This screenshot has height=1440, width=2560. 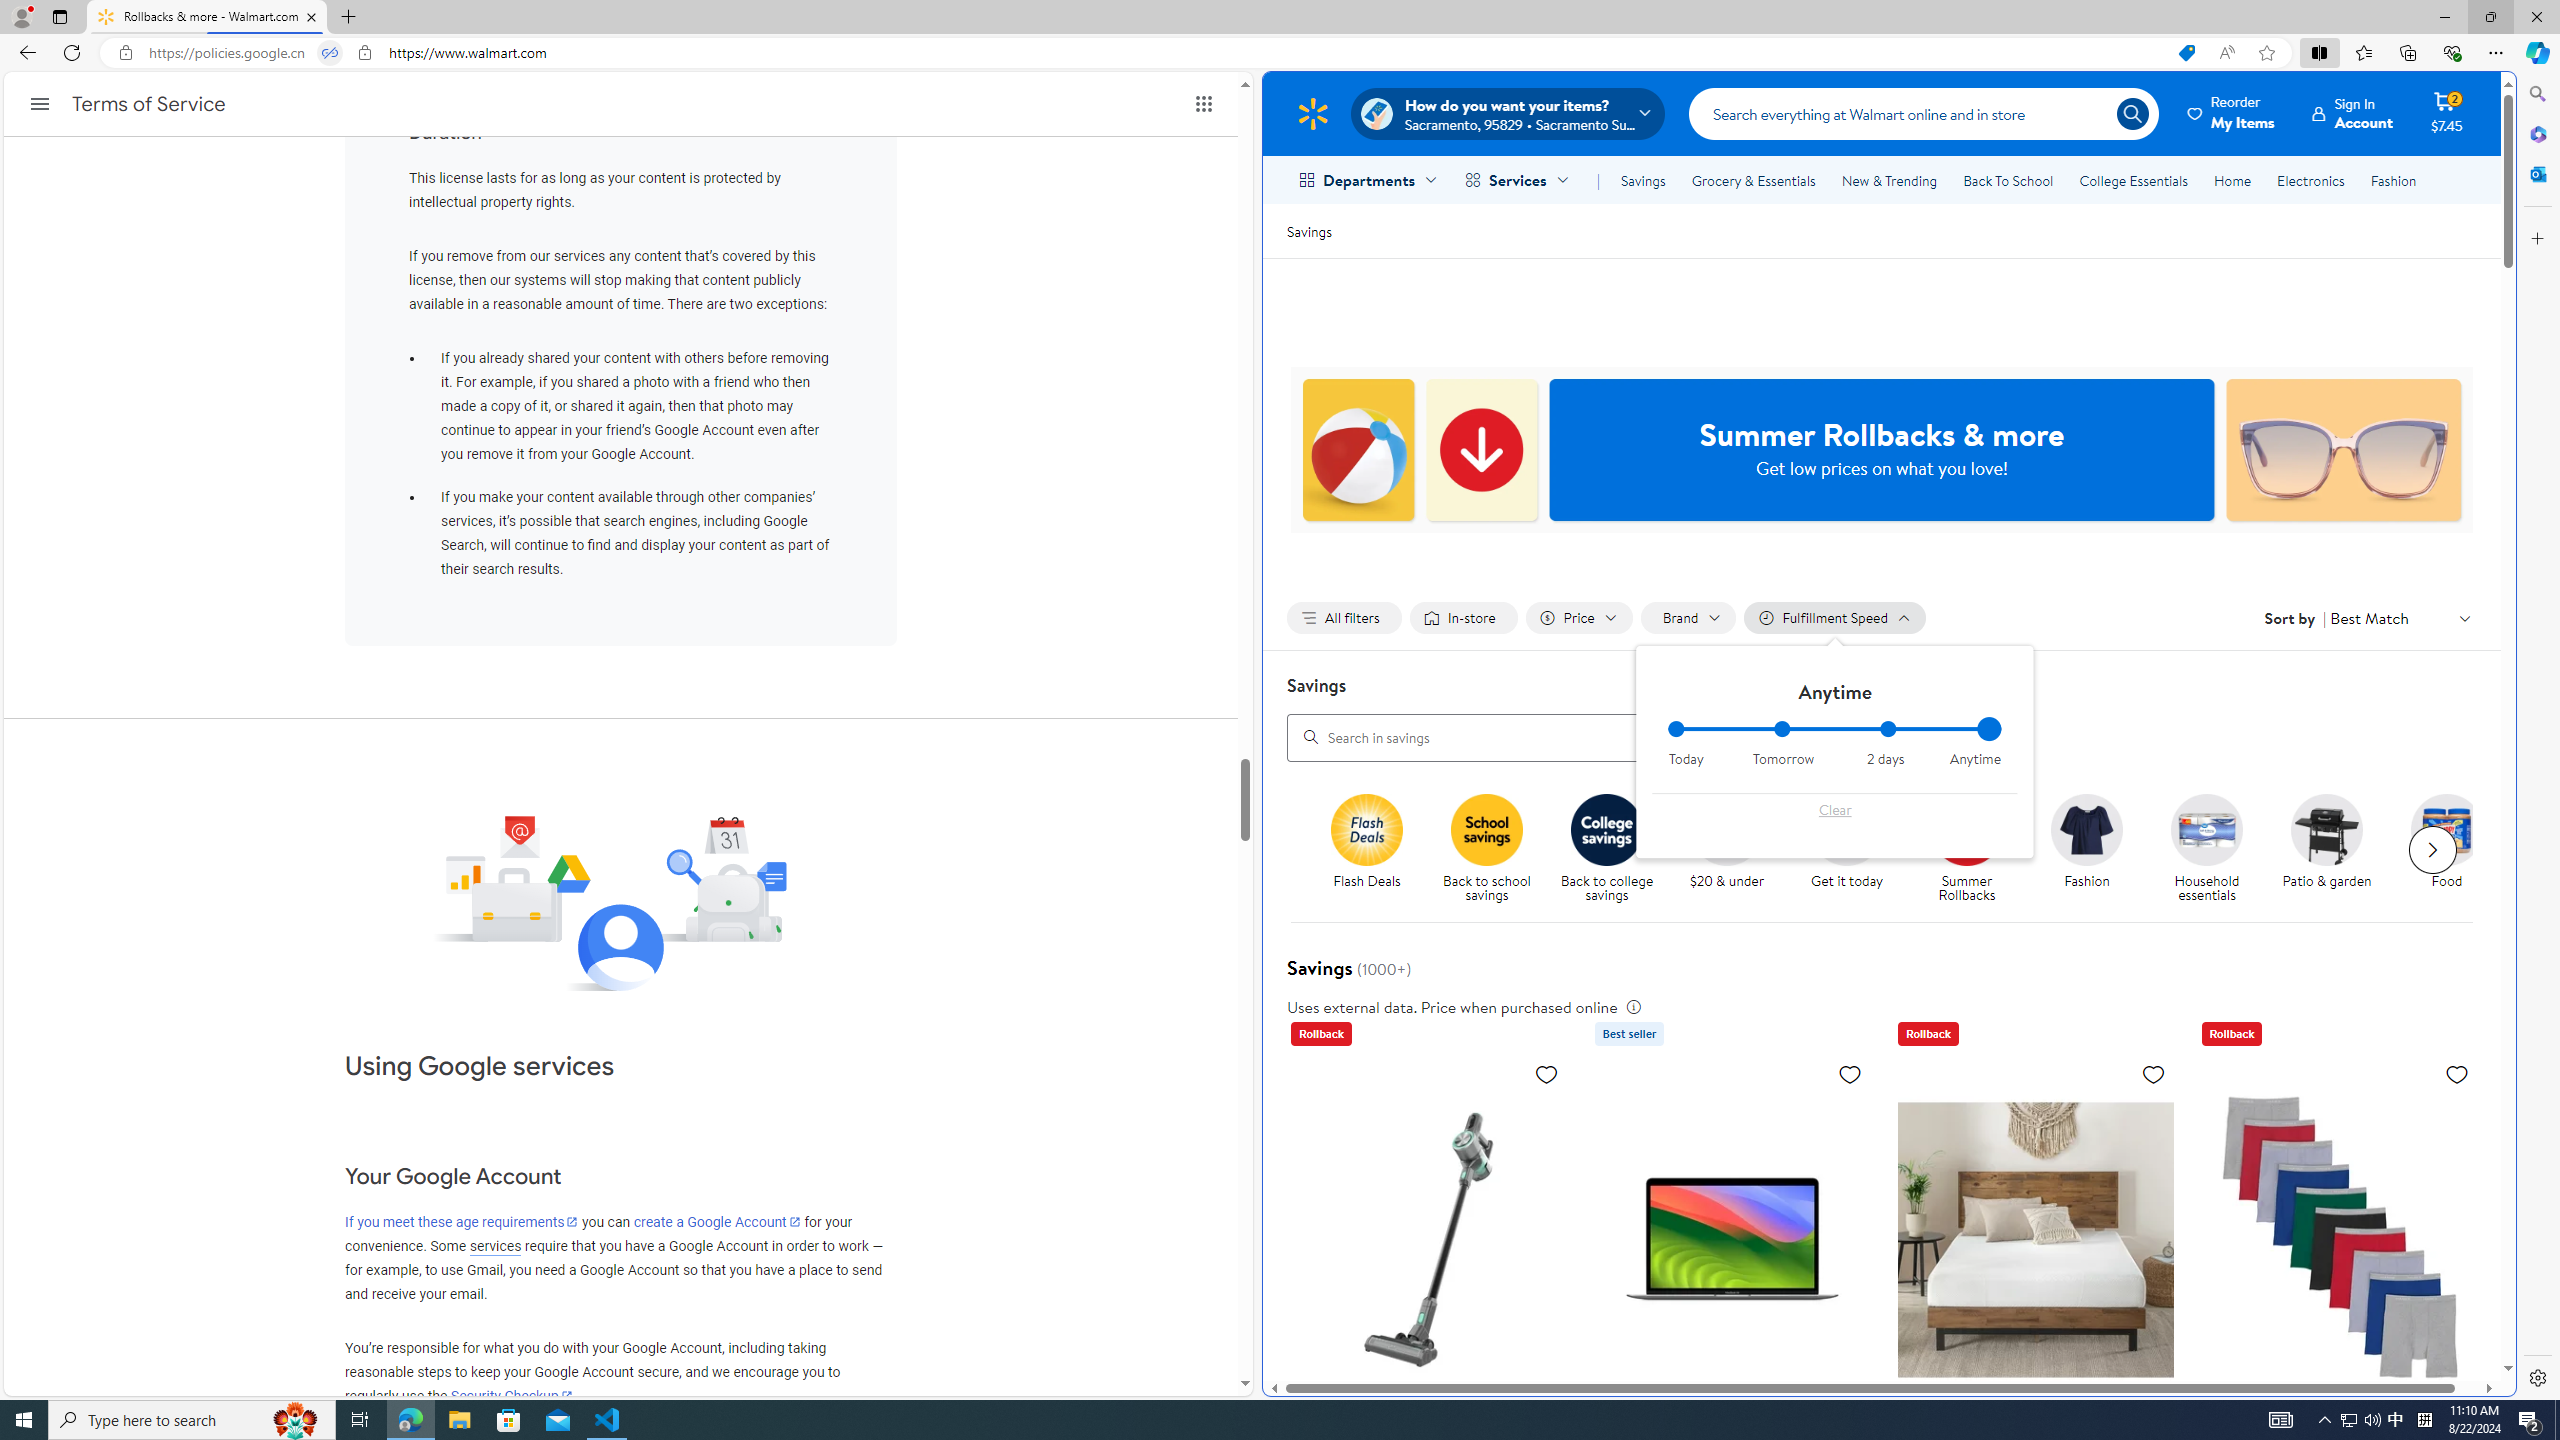 What do you see at coordinates (1606, 828) in the screenshot?
I see `'Back to College savings'` at bounding box center [1606, 828].